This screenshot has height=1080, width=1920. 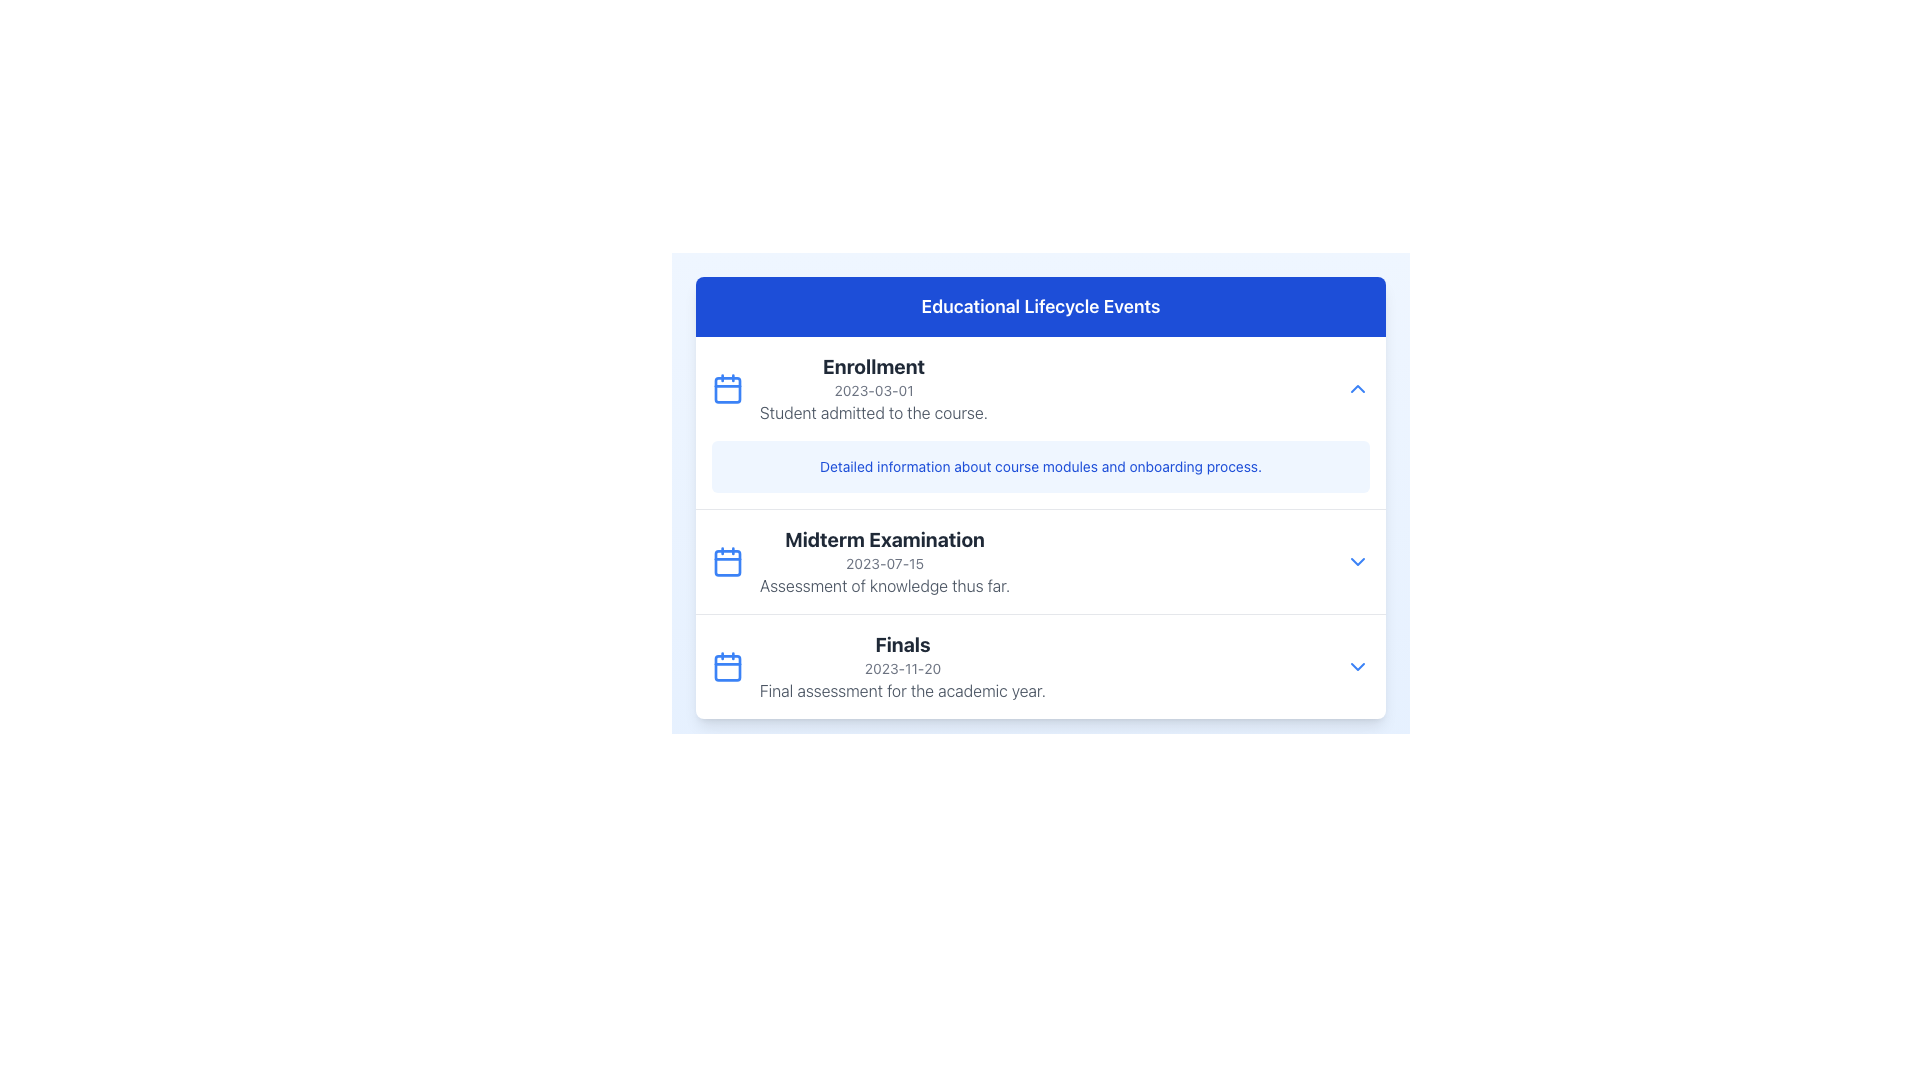 What do you see at coordinates (727, 562) in the screenshot?
I see `the calendar icon representing the date for the 'Midterm Examination', located to the far left of the title and textual information` at bounding box center [727, 562].